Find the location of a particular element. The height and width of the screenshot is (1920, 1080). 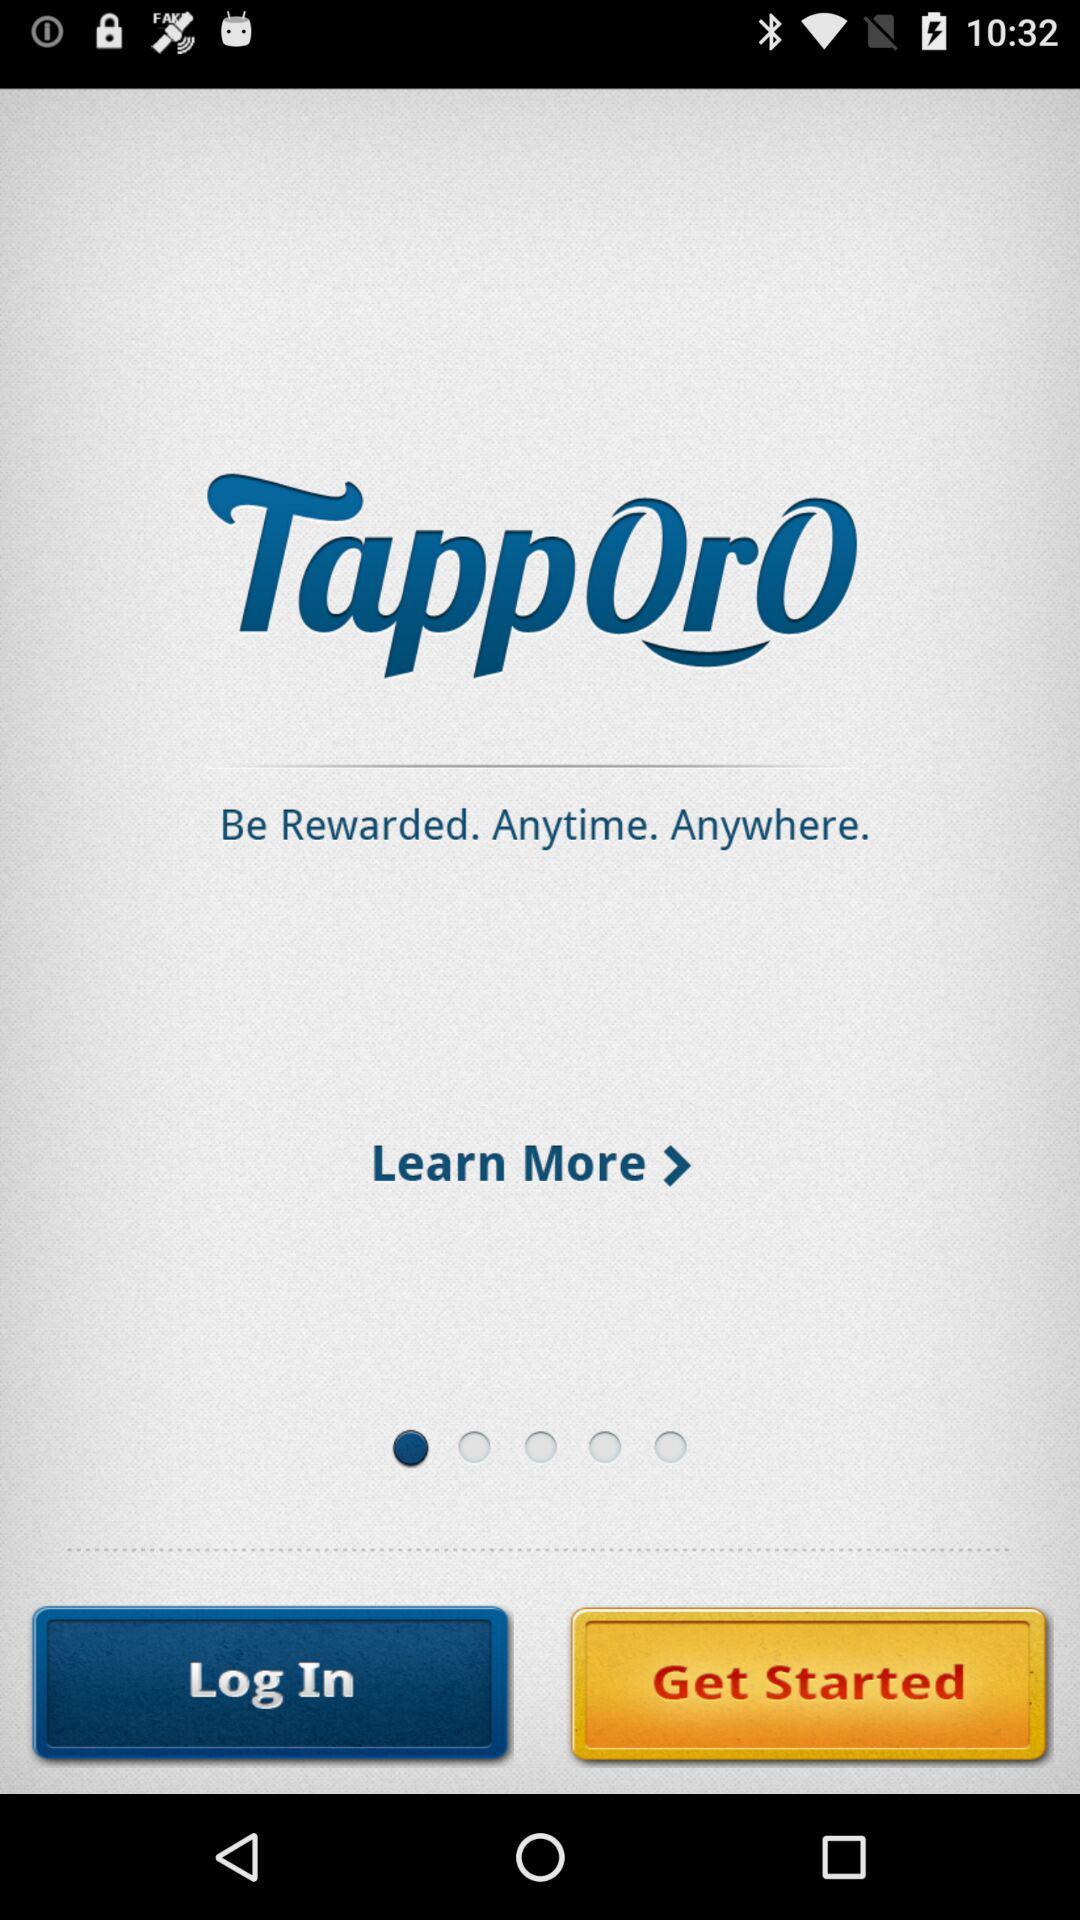

login is located at coordinates (270, 1685).